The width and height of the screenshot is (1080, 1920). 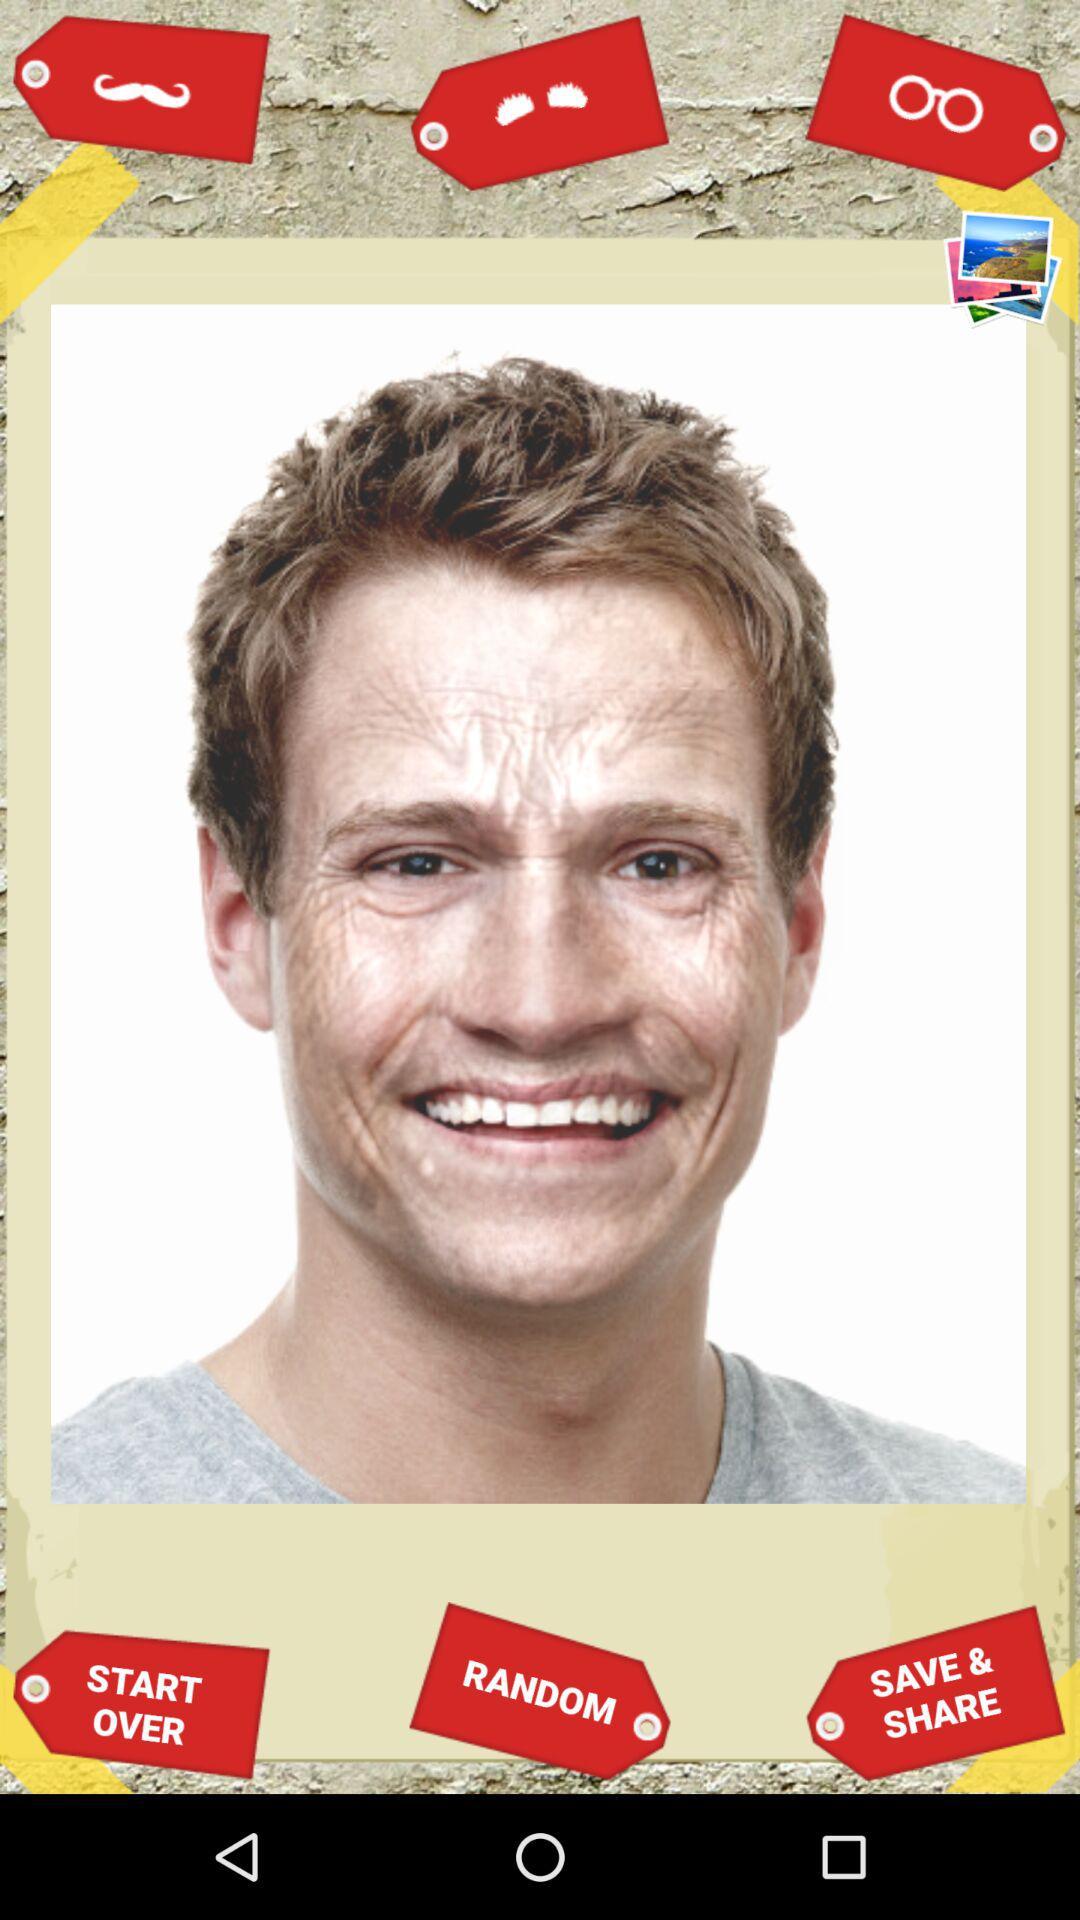 I want to click on the item at the bottom left corner, so click(x=141, y=1703).